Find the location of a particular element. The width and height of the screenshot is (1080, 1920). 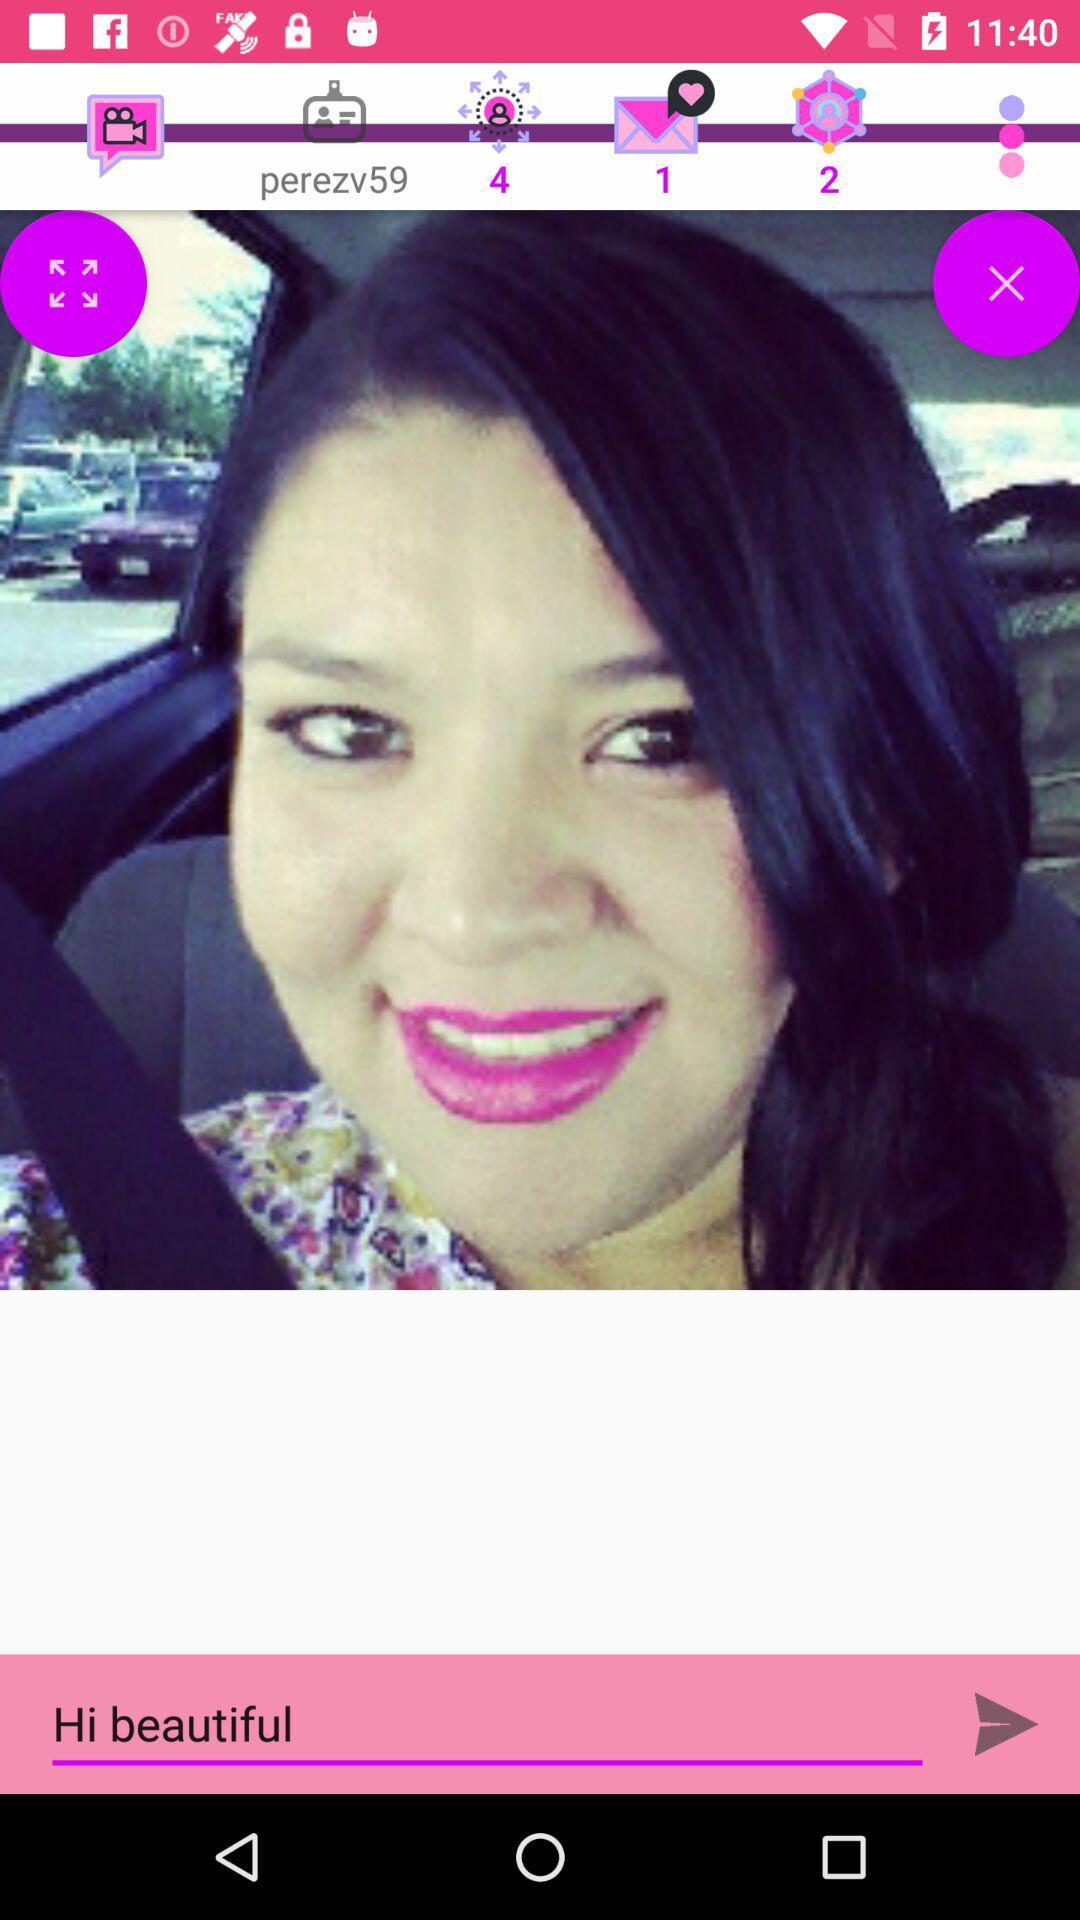

the fullscreen icon is located at coordinates (72, 282).